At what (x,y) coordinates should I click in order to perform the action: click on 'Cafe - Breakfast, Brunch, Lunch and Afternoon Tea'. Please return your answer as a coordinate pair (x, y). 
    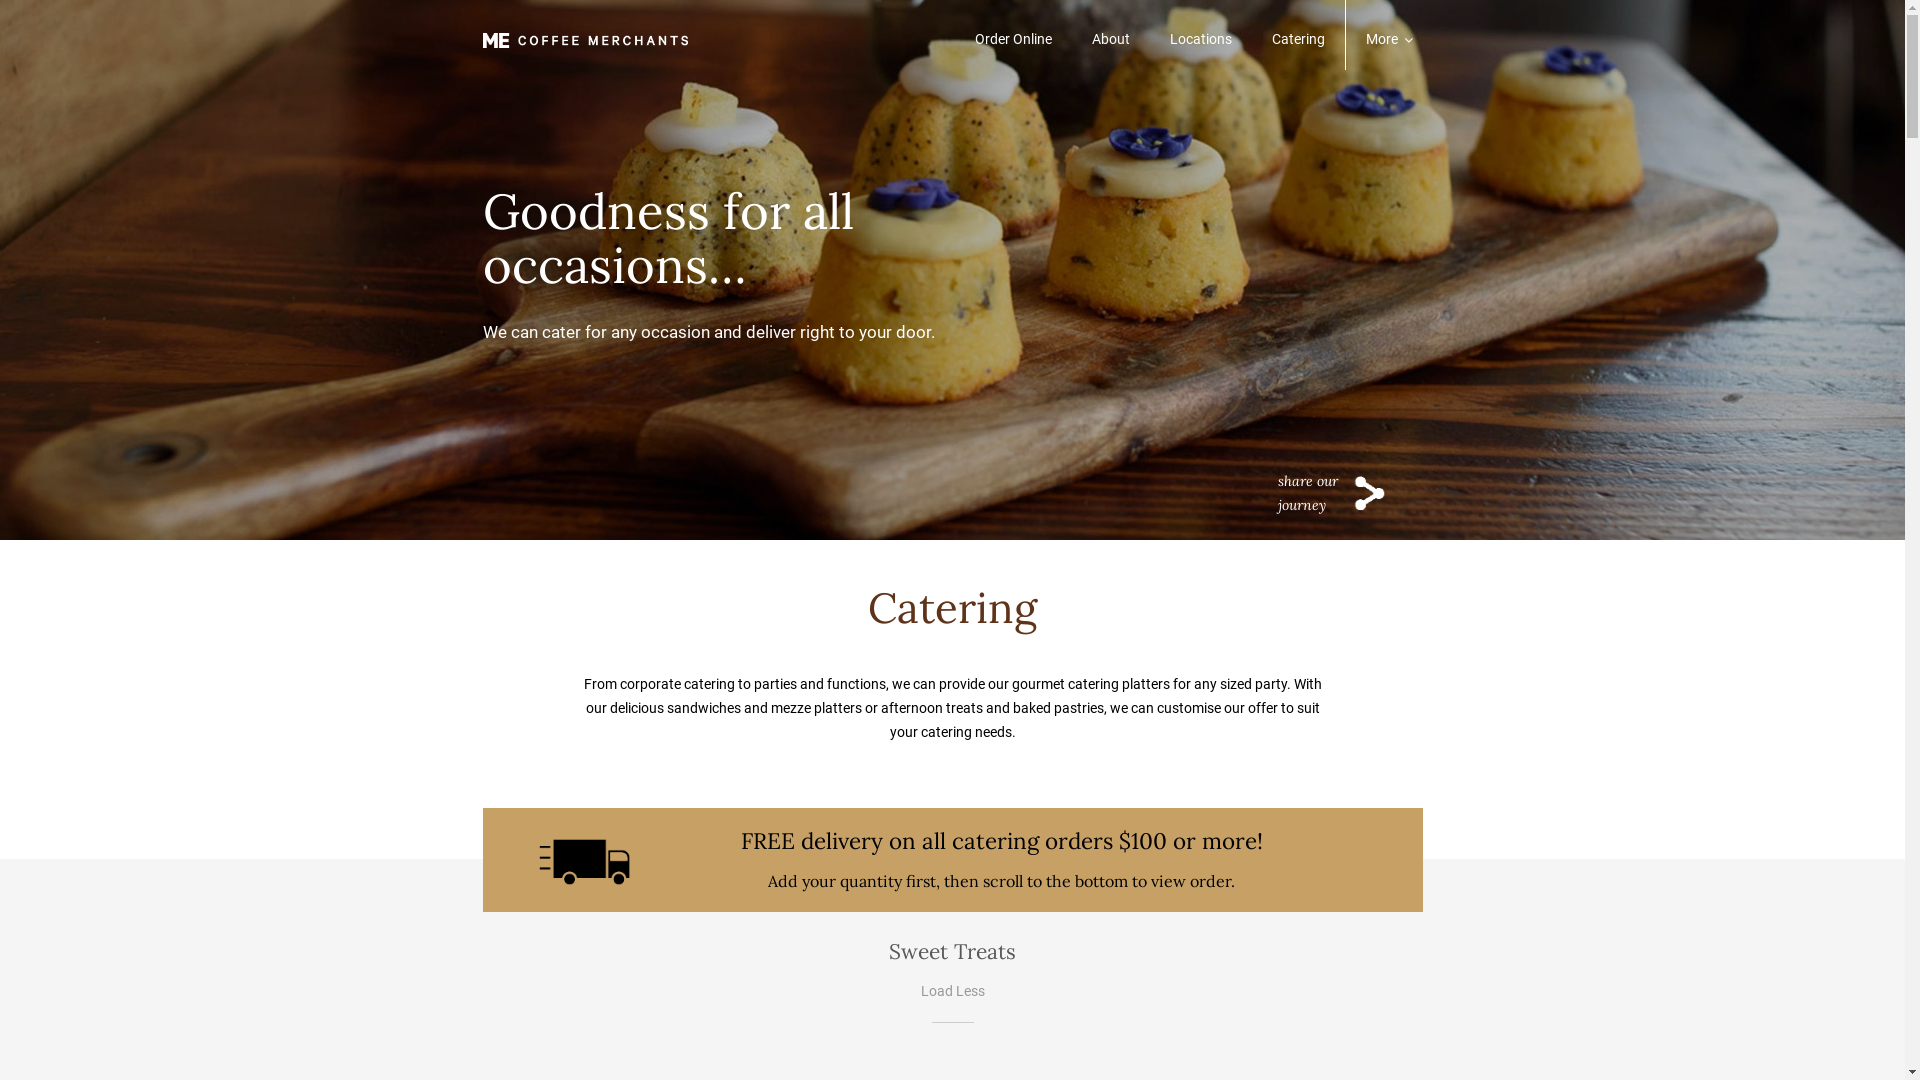
    Looking at the image, I should click on (583, 34).